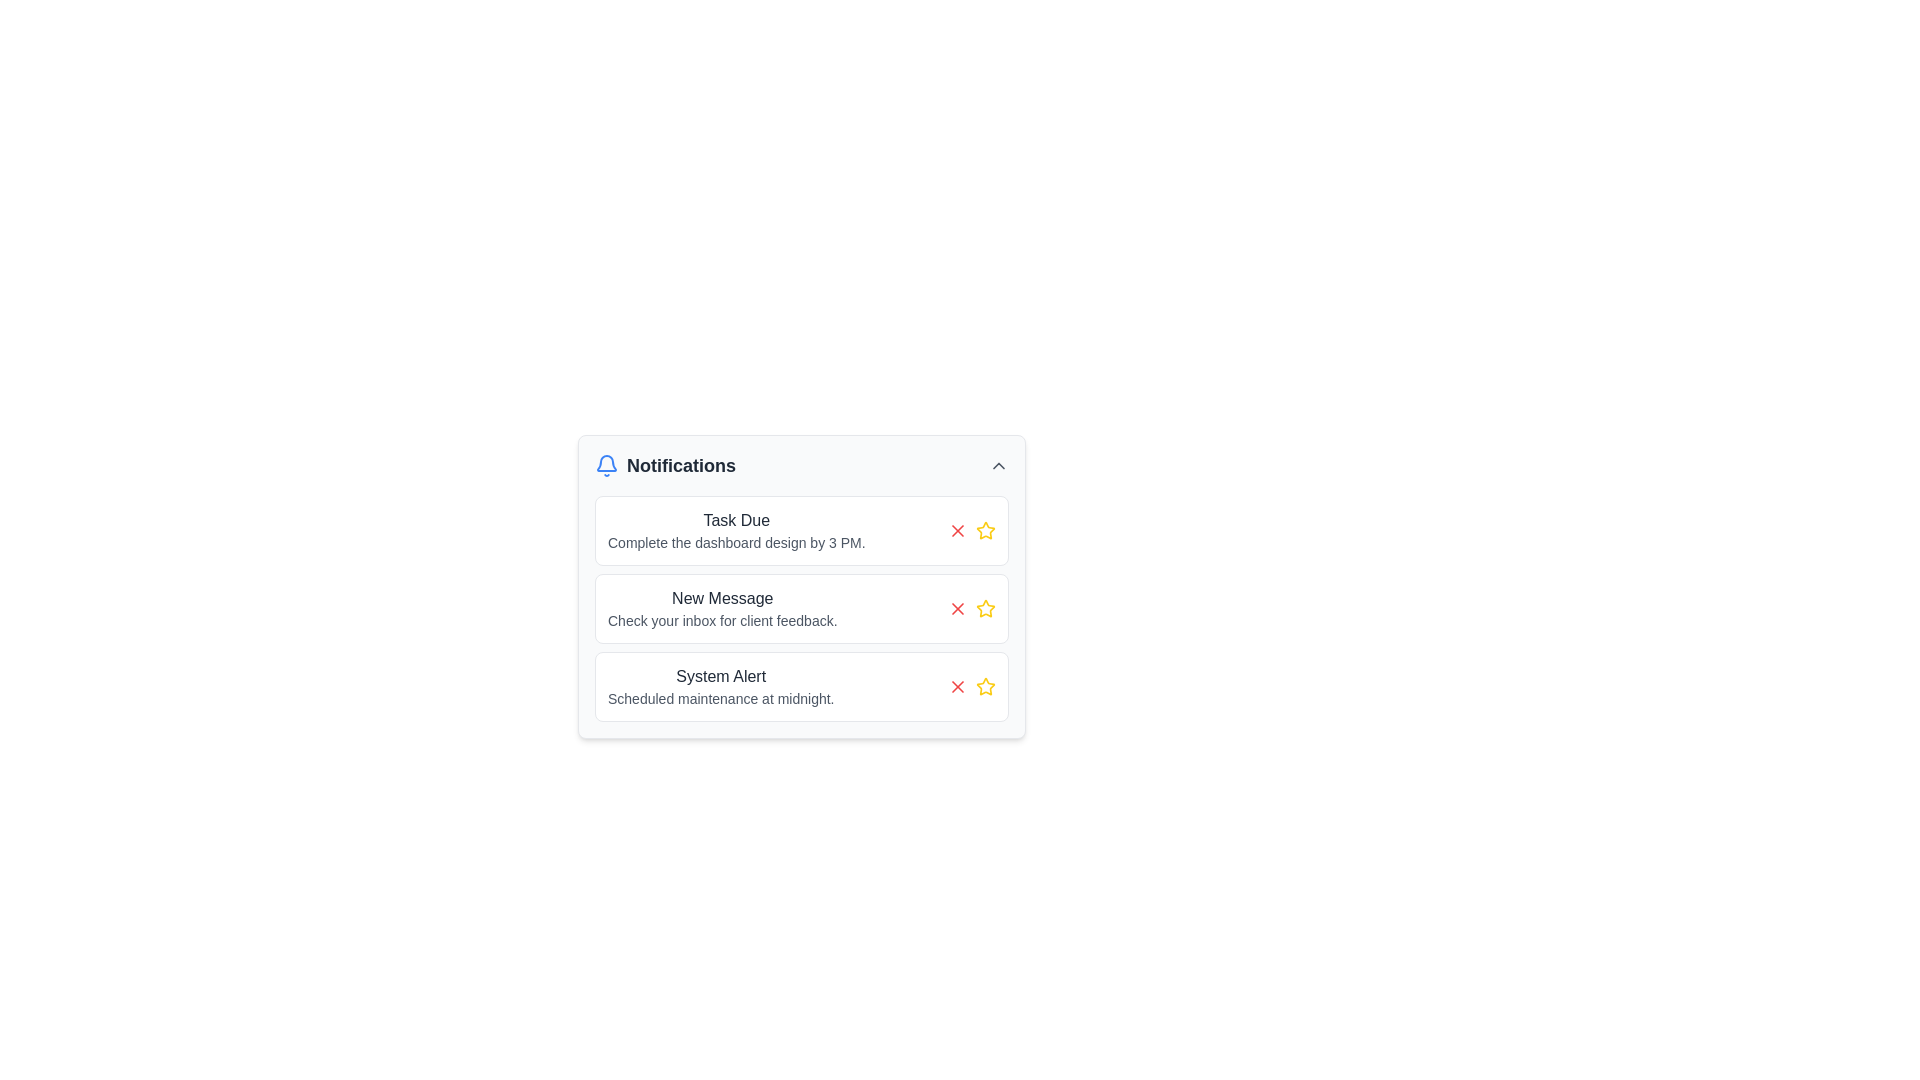 The width and height of the screenshot is (1920, 1080). What do you see at coordinates (998, 466) in the screenshot?
I see `the chevron-shaped button resembling an upward-pointing arrow, styled in gray, located at the far-right side of the 'Notifications' section` at bounding box center [998, 466].